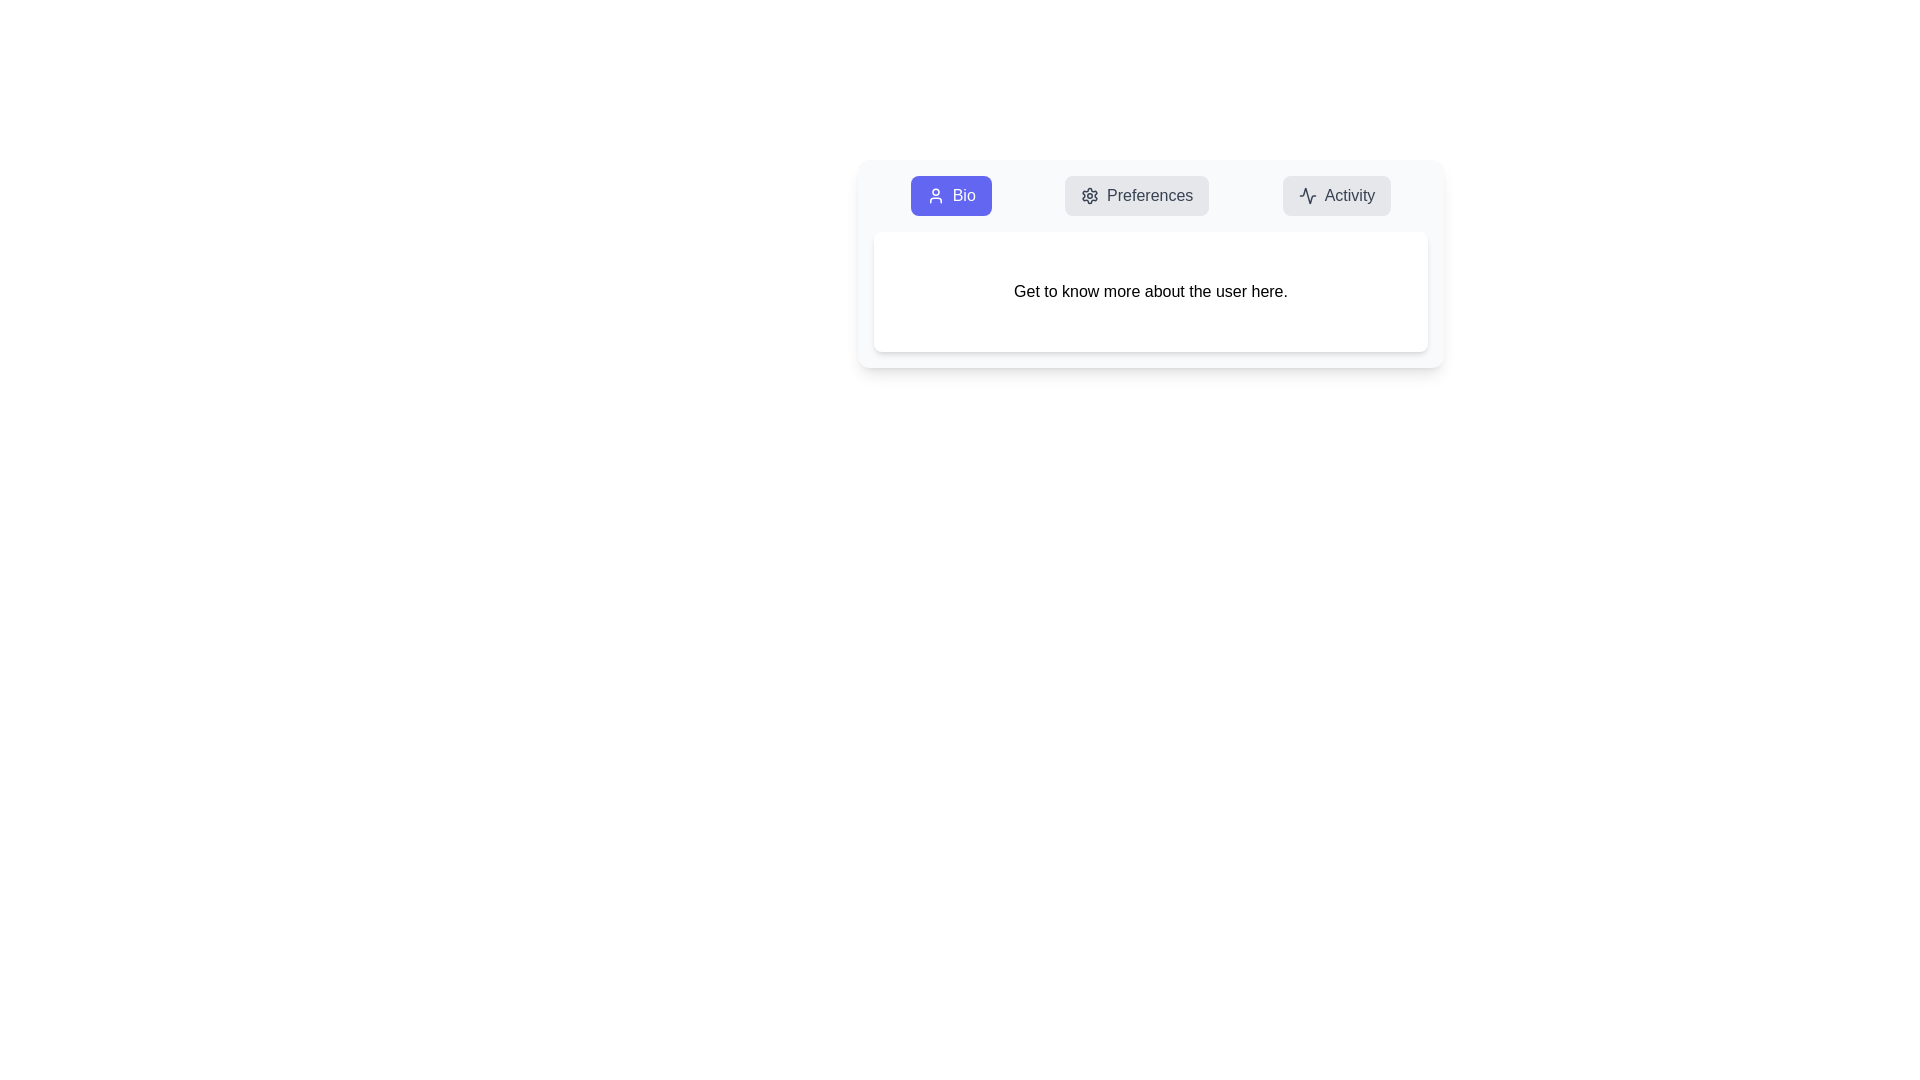 The width and height of the screenshot is (1920, 1080). Describe the element at coordinates (1337, 196) in the screenshot. I see `the Activity tab by clicking on its button` at that location.